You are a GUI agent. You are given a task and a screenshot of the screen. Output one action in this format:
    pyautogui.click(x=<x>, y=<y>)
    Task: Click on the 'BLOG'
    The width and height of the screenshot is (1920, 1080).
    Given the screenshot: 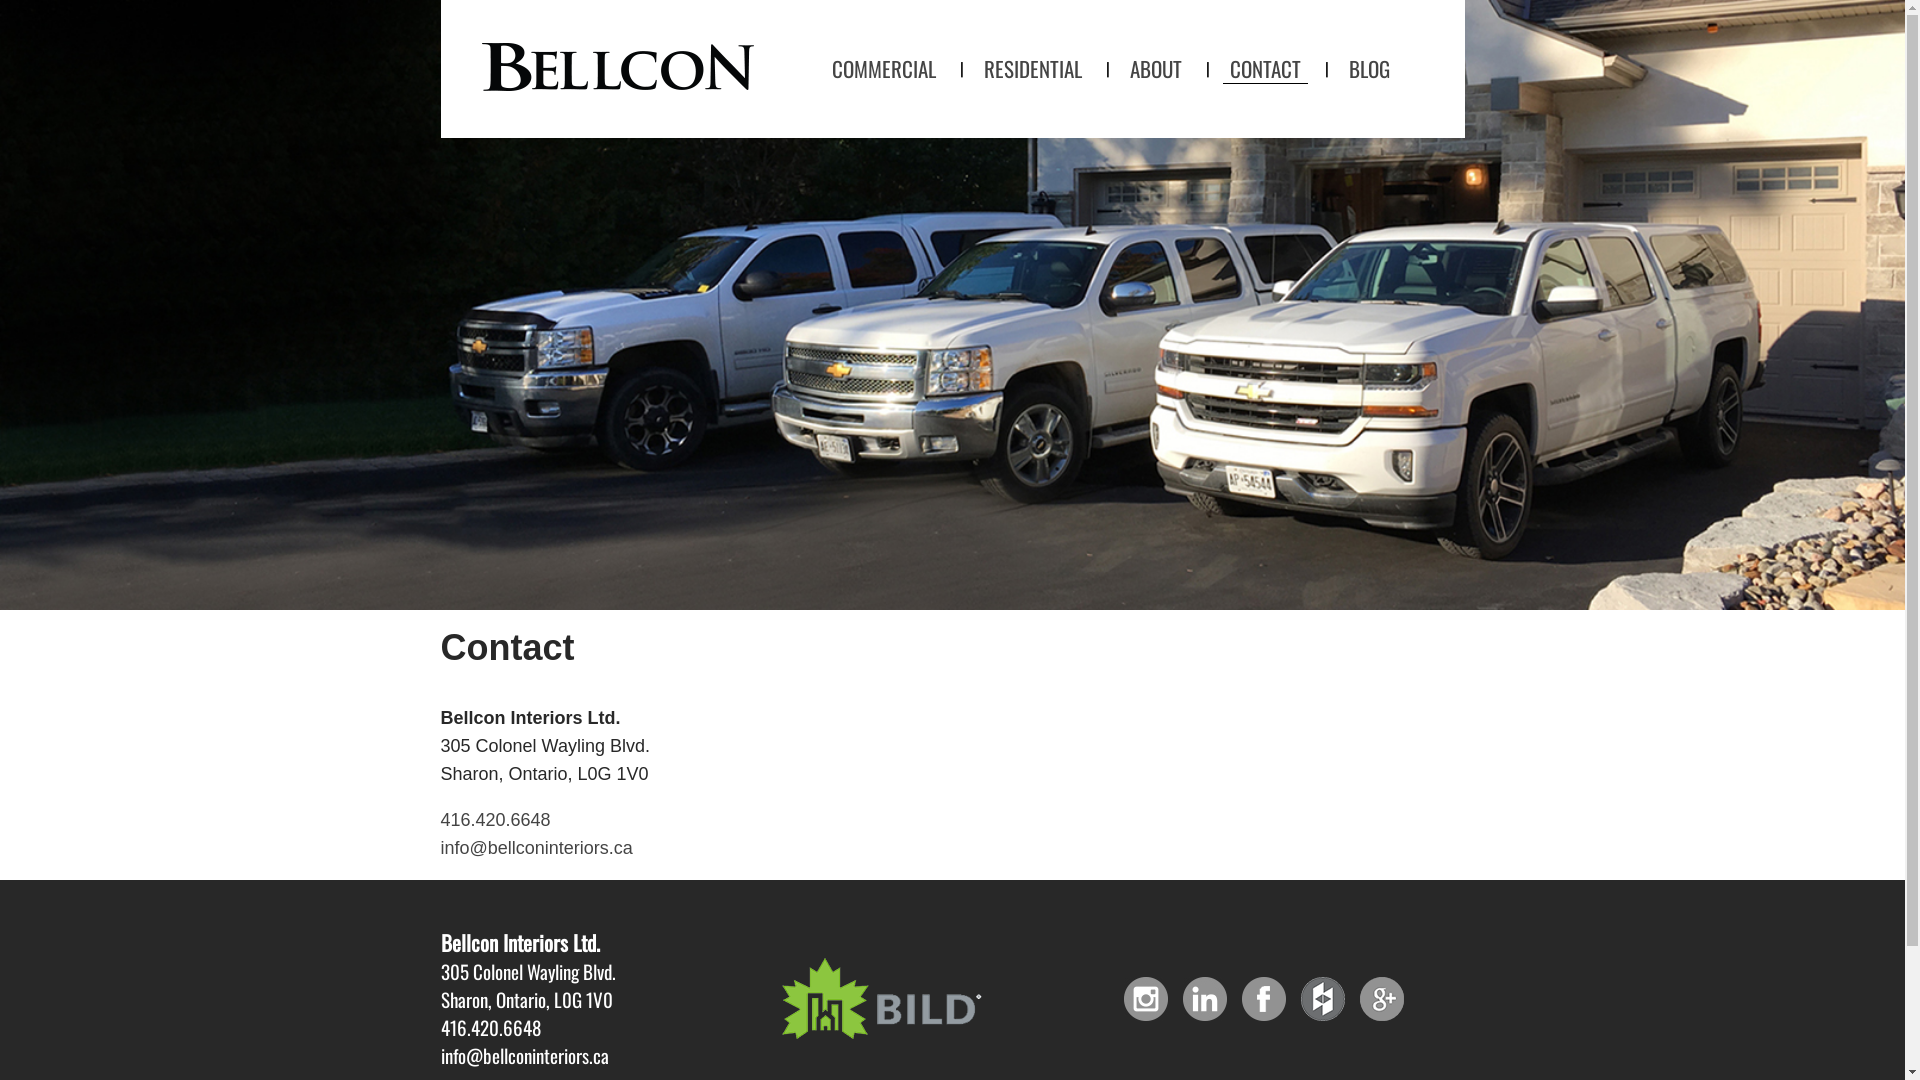 What is the action you would take?
    pyautogui.click(x=1342, y=68)
    